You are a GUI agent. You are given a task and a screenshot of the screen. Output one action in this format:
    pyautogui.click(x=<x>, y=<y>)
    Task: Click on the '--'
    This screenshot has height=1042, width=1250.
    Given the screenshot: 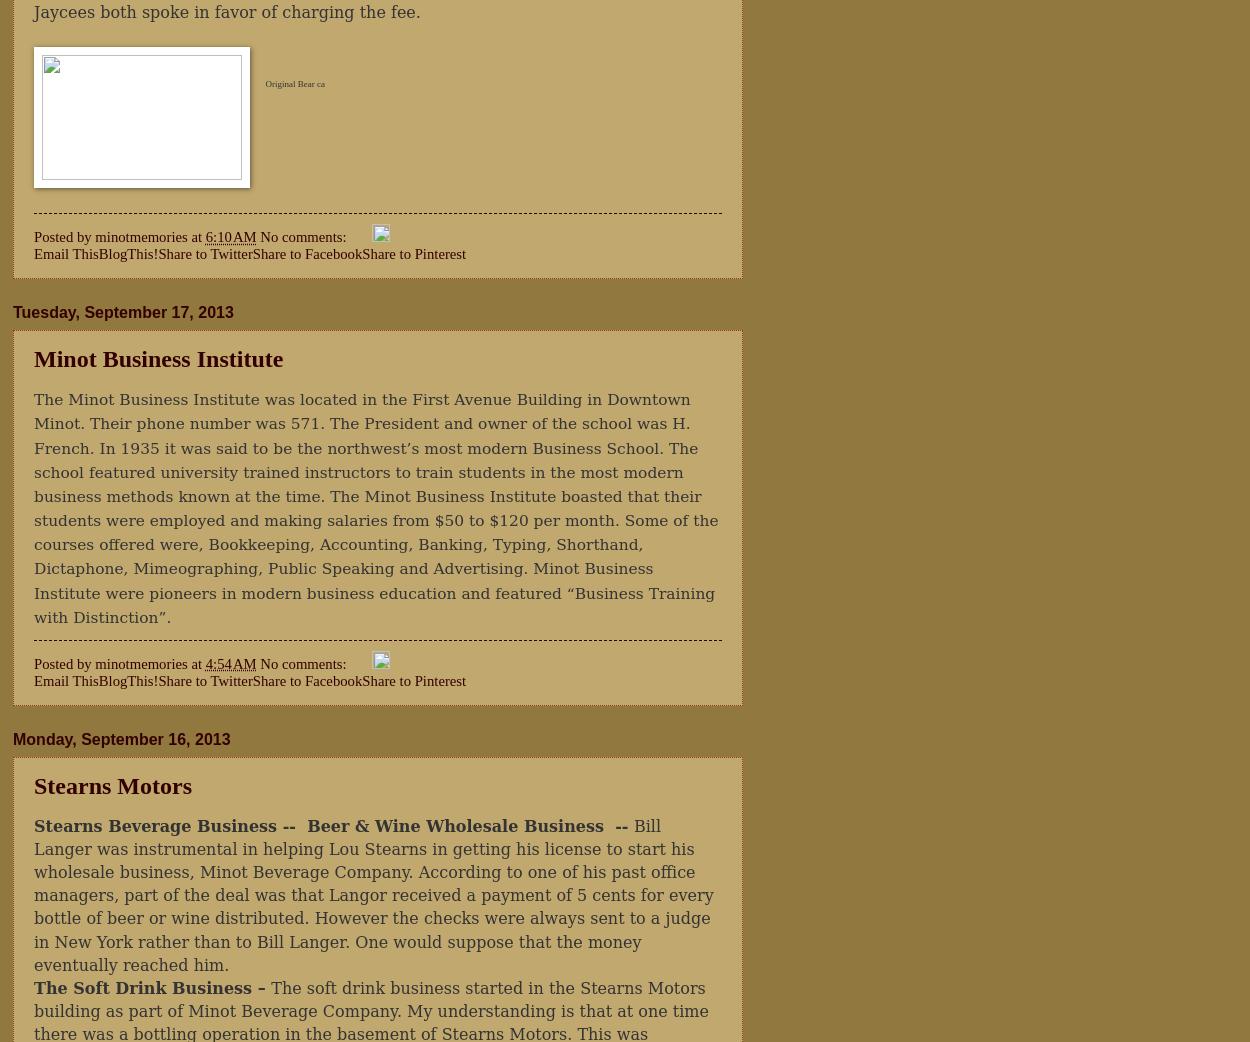 What is the action you would take?
    pyautogui.click(x=623, y=825)
    